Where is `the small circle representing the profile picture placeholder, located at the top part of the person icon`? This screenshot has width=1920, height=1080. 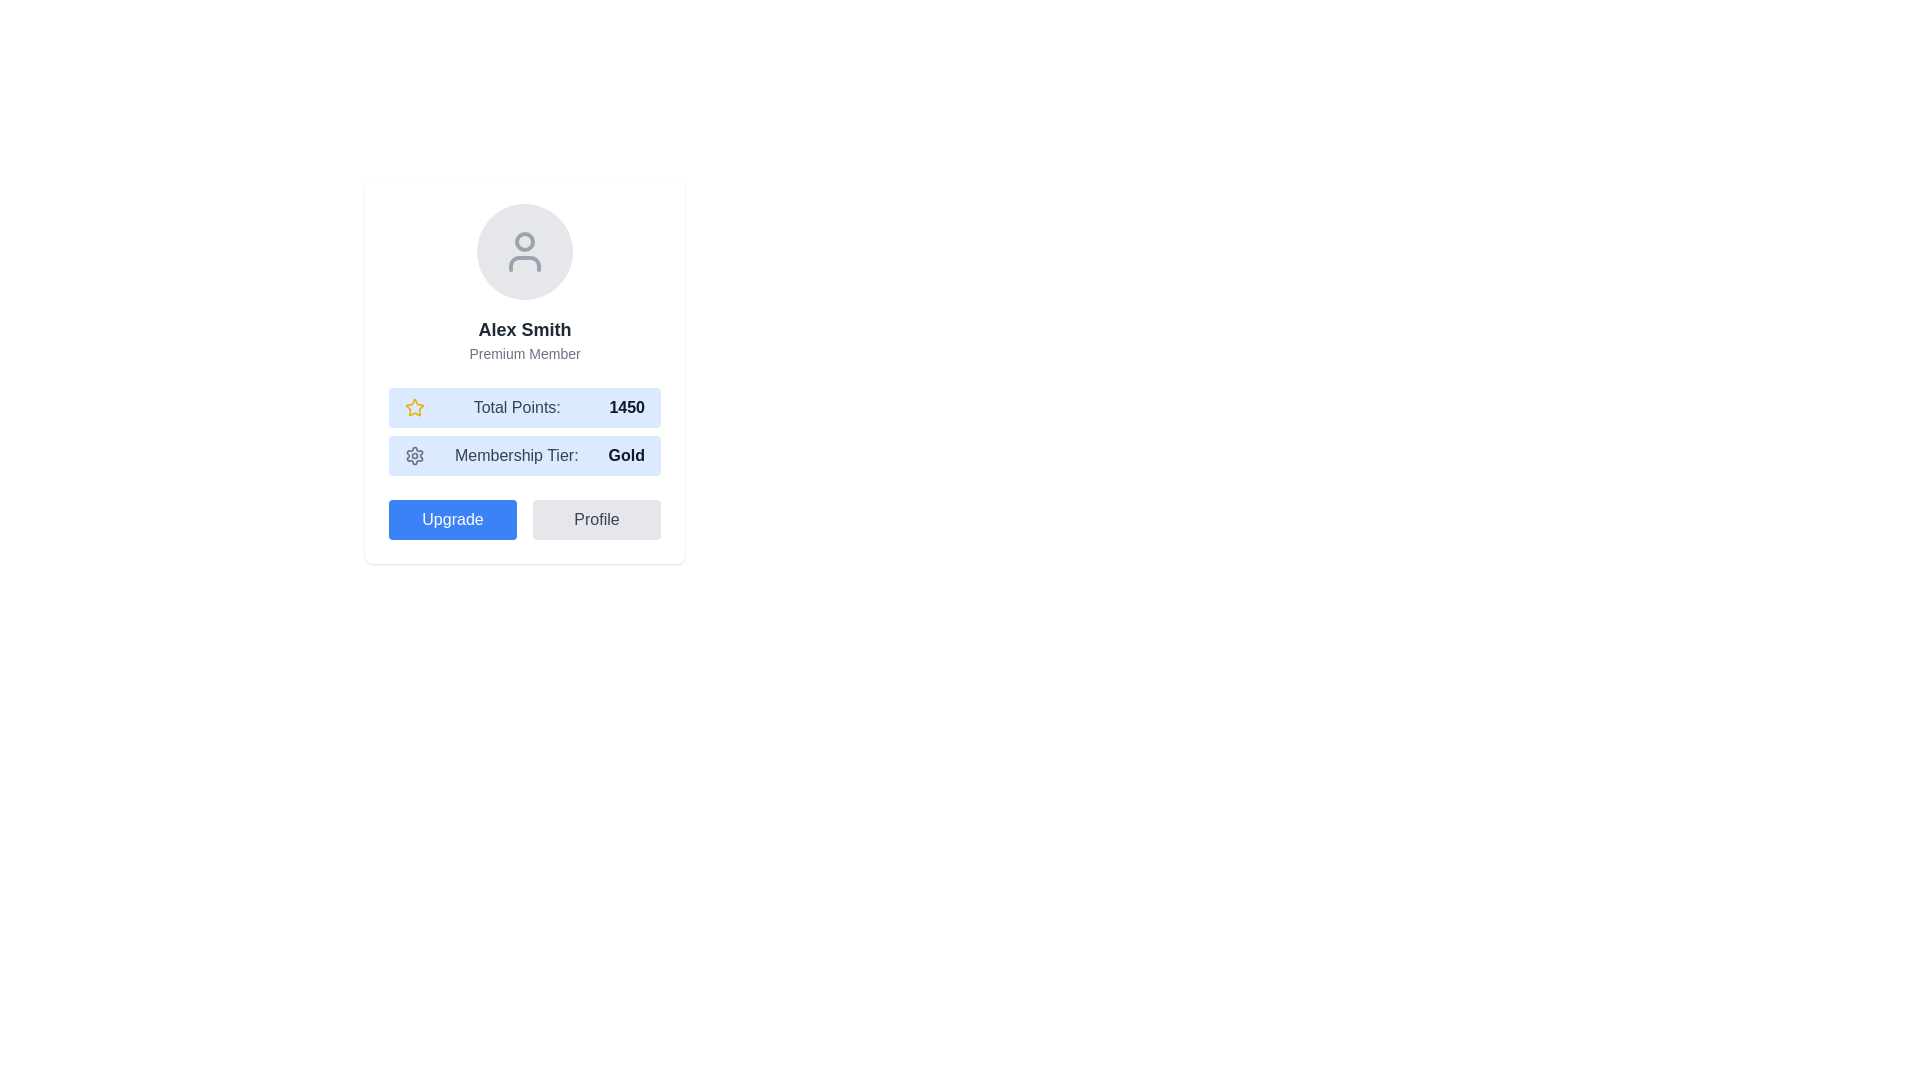
the small circle representing the profile picture placeholder, located at the top part of the person icon is located at coordinates (524, 241).